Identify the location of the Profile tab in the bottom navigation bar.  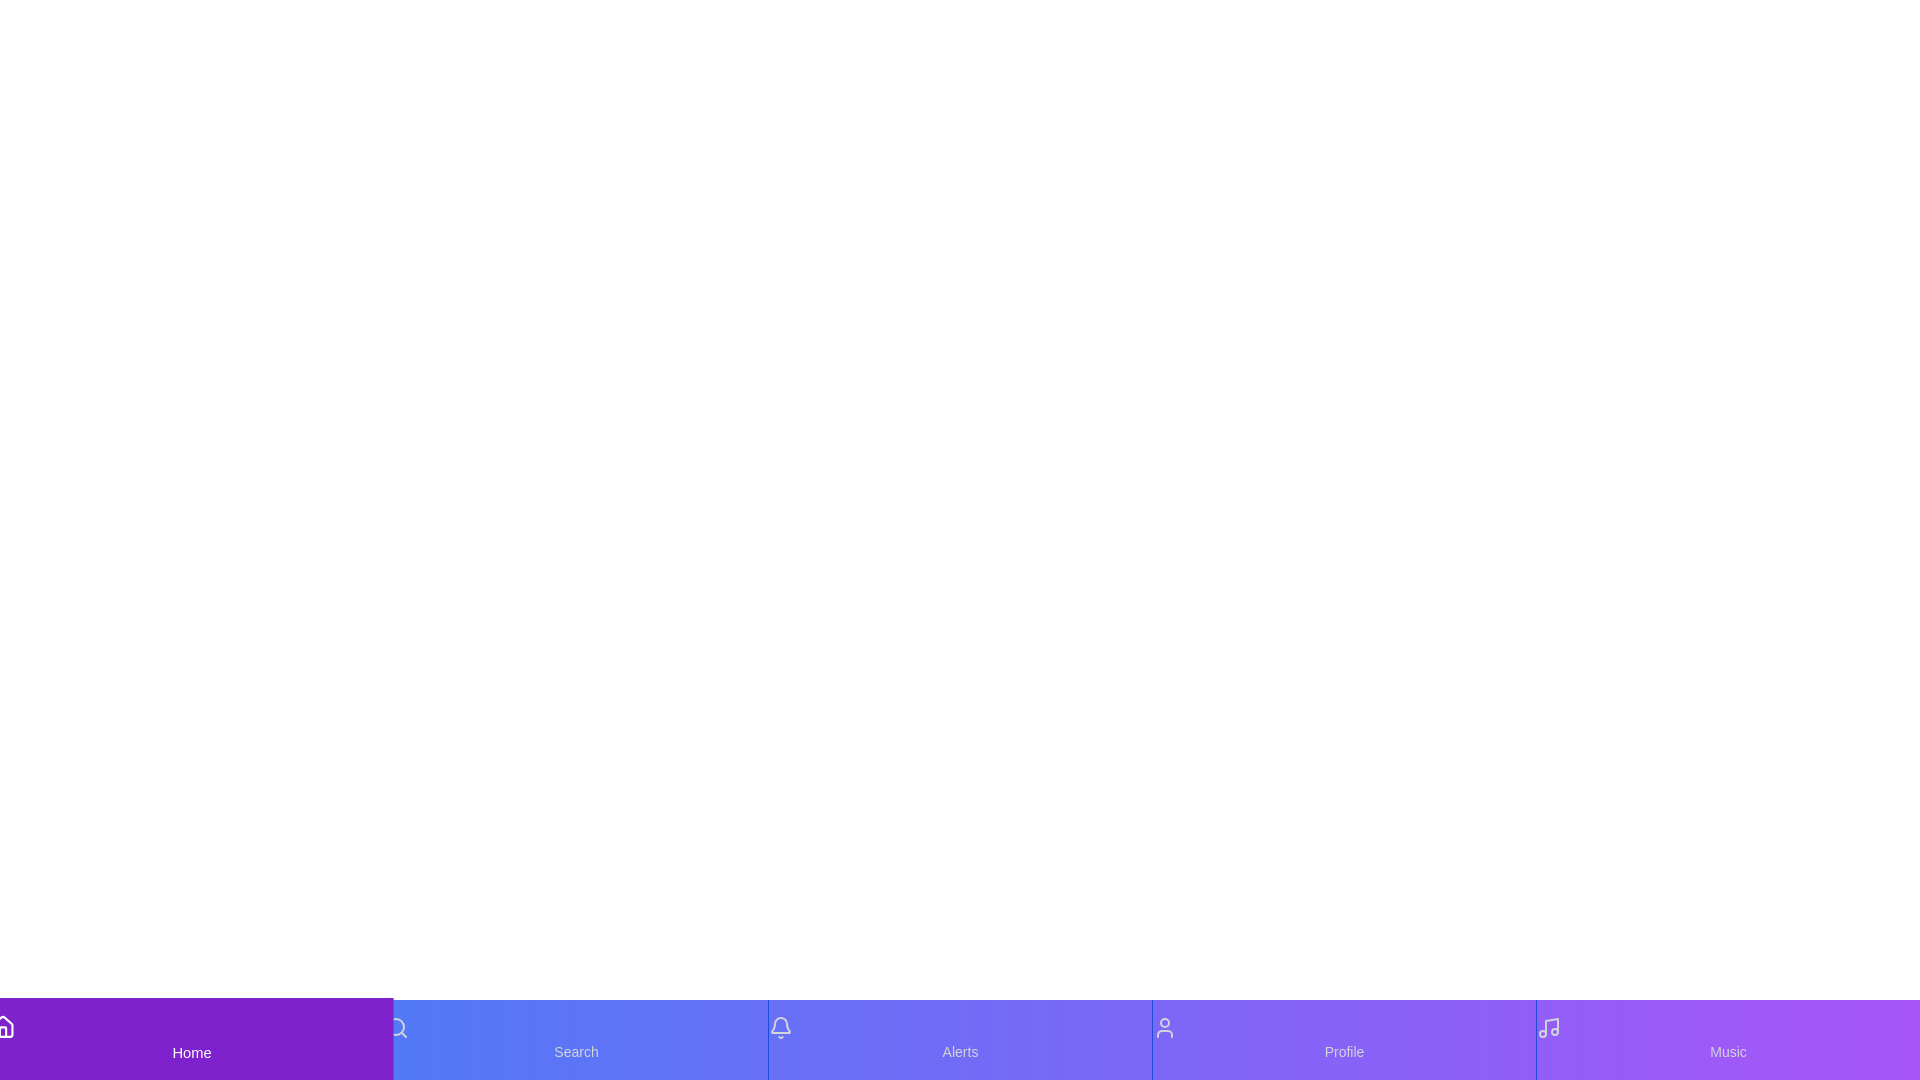
(1344, 1039).